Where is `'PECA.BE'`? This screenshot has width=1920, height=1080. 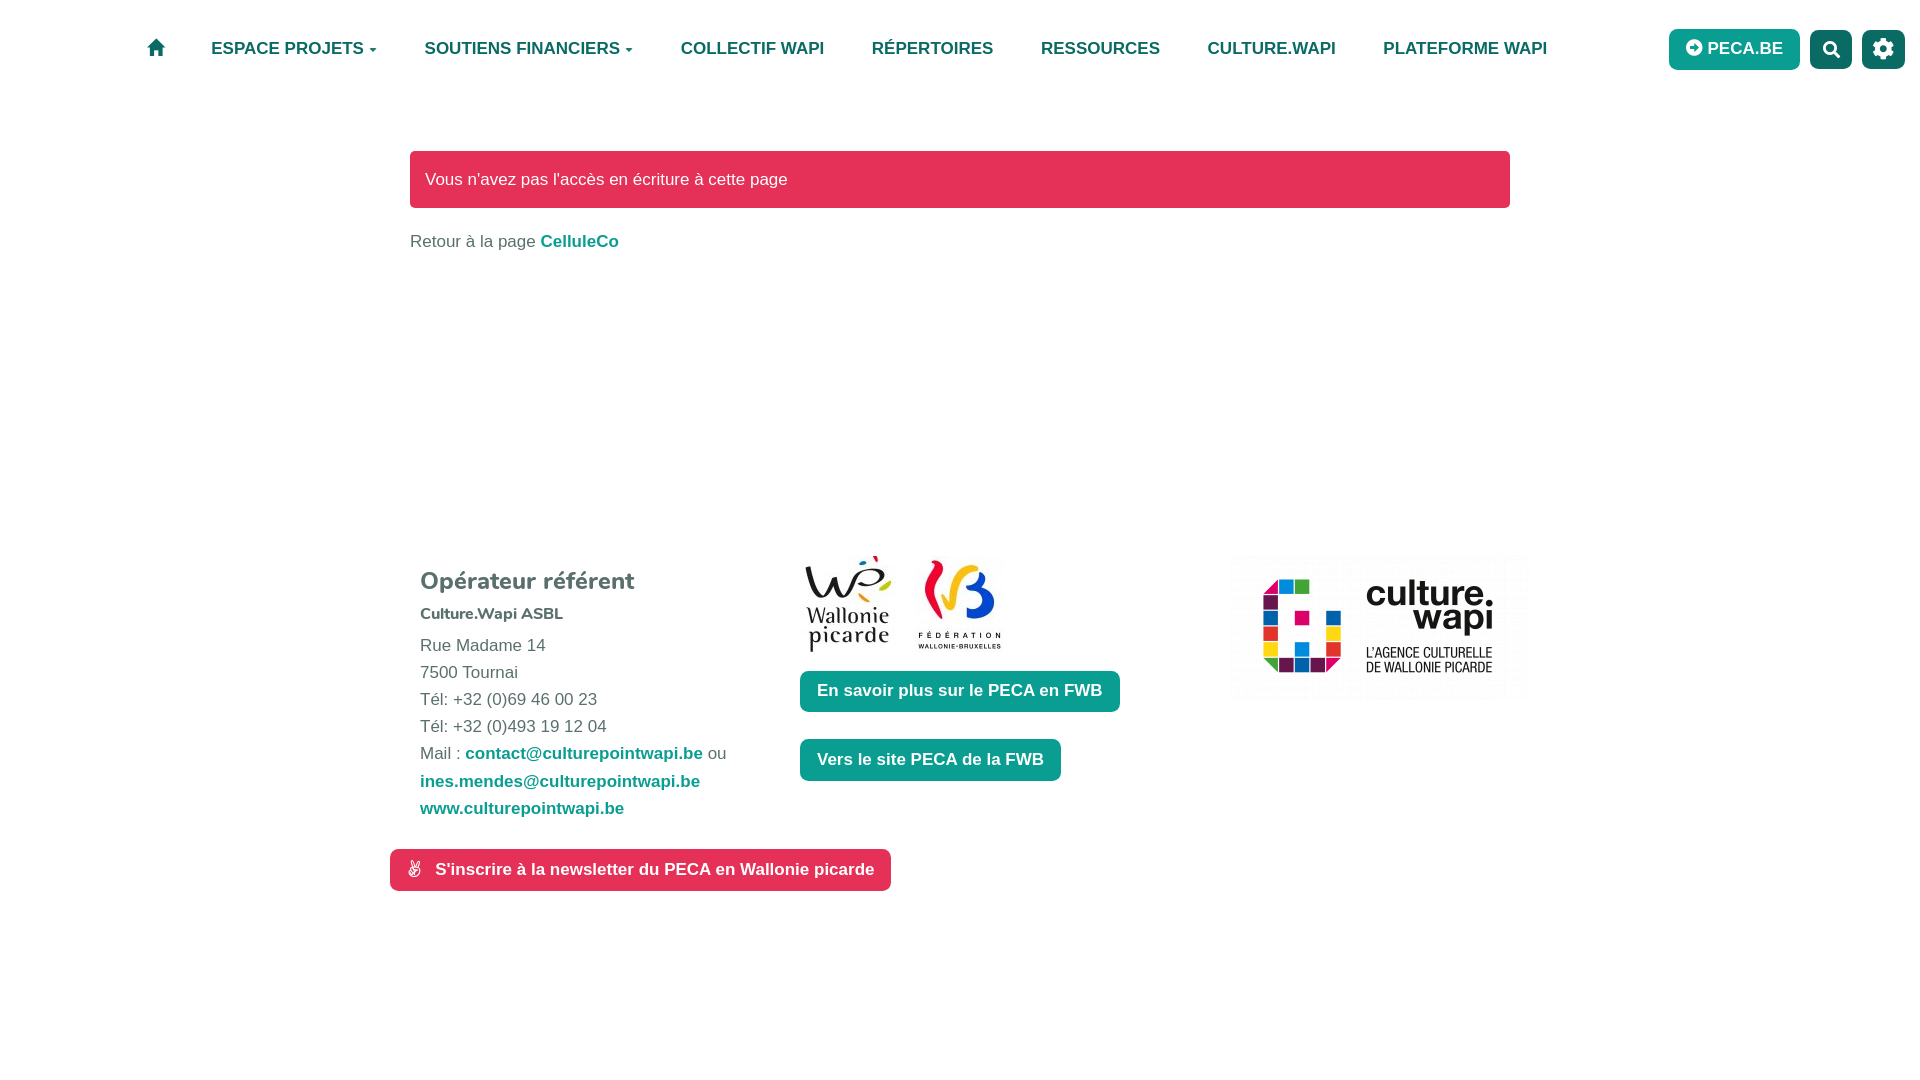
'PECA.BE' is located at coordinates (1733, 48).